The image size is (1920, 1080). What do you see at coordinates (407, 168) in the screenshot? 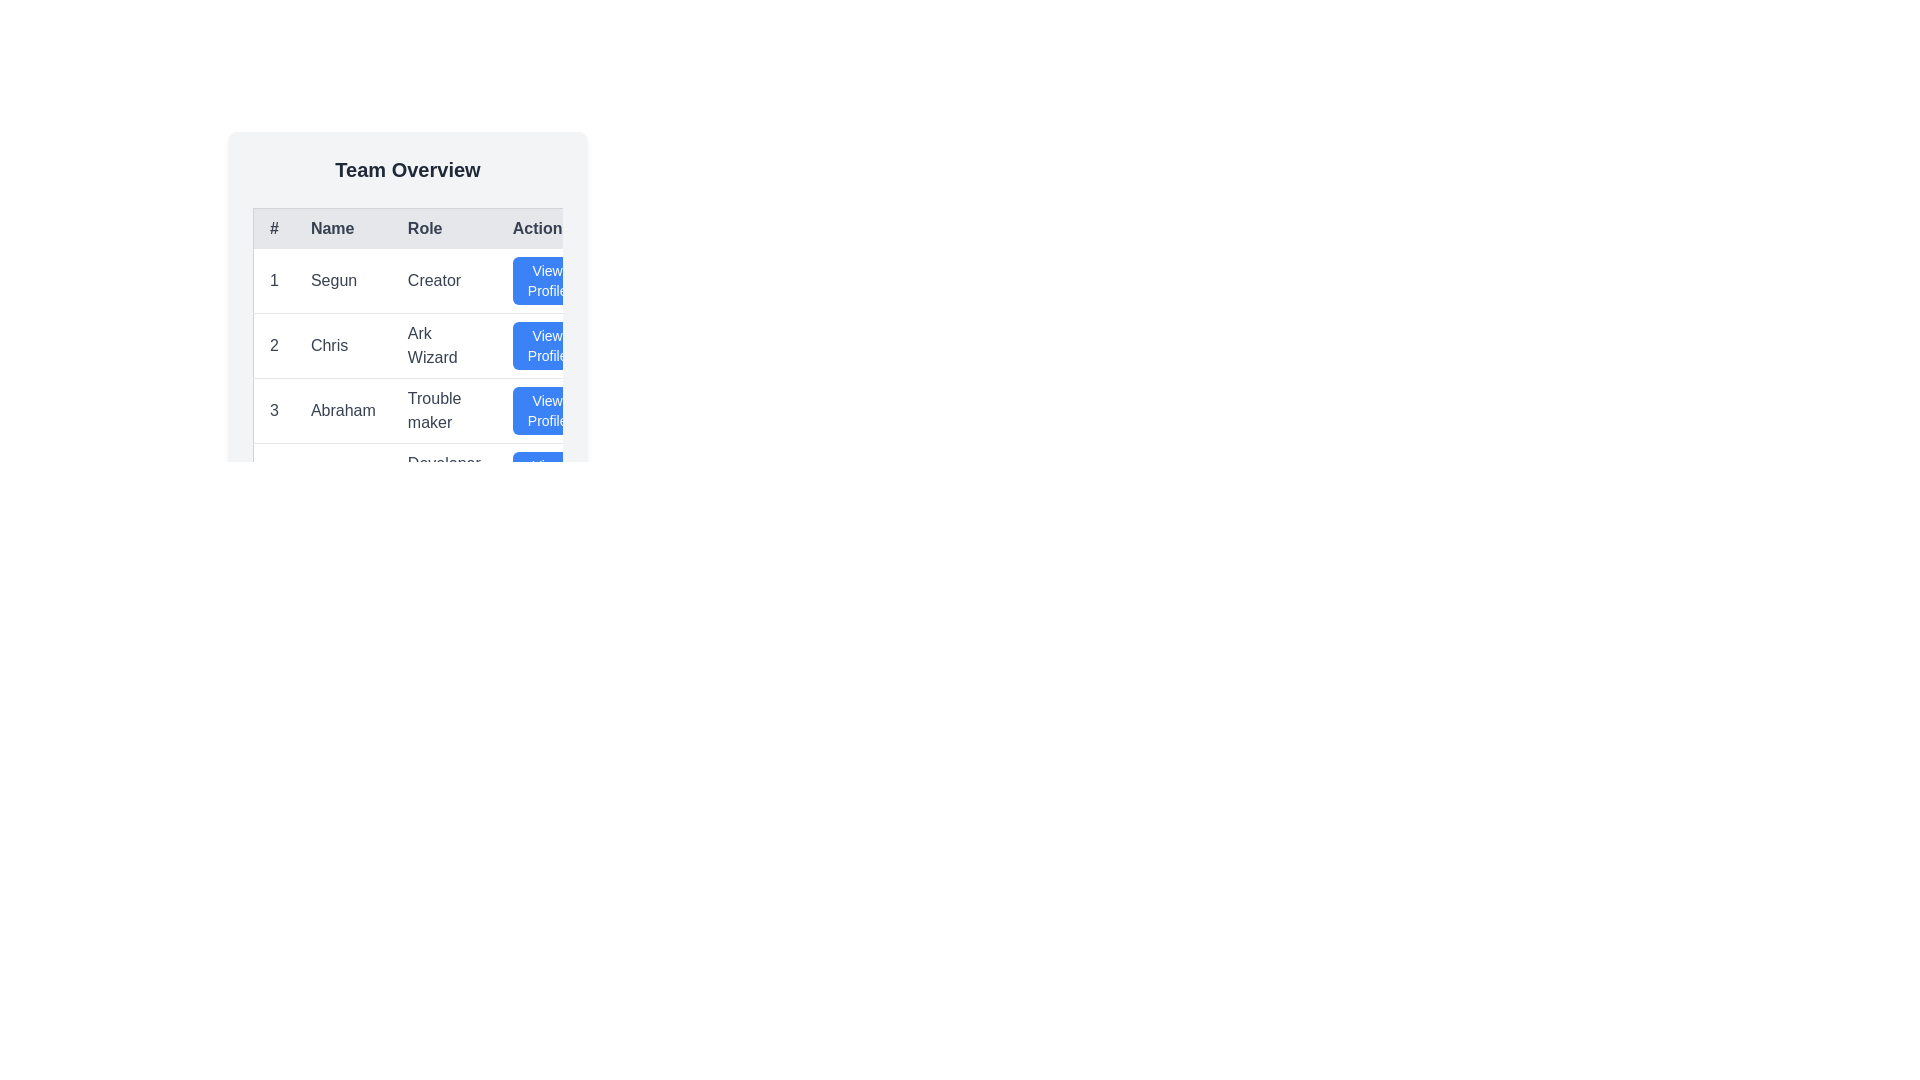
I see `text content of the Text Header that serves as a title for the overview of the team, located at the top center of the section above the table layout` at bounding box center [407, 168].